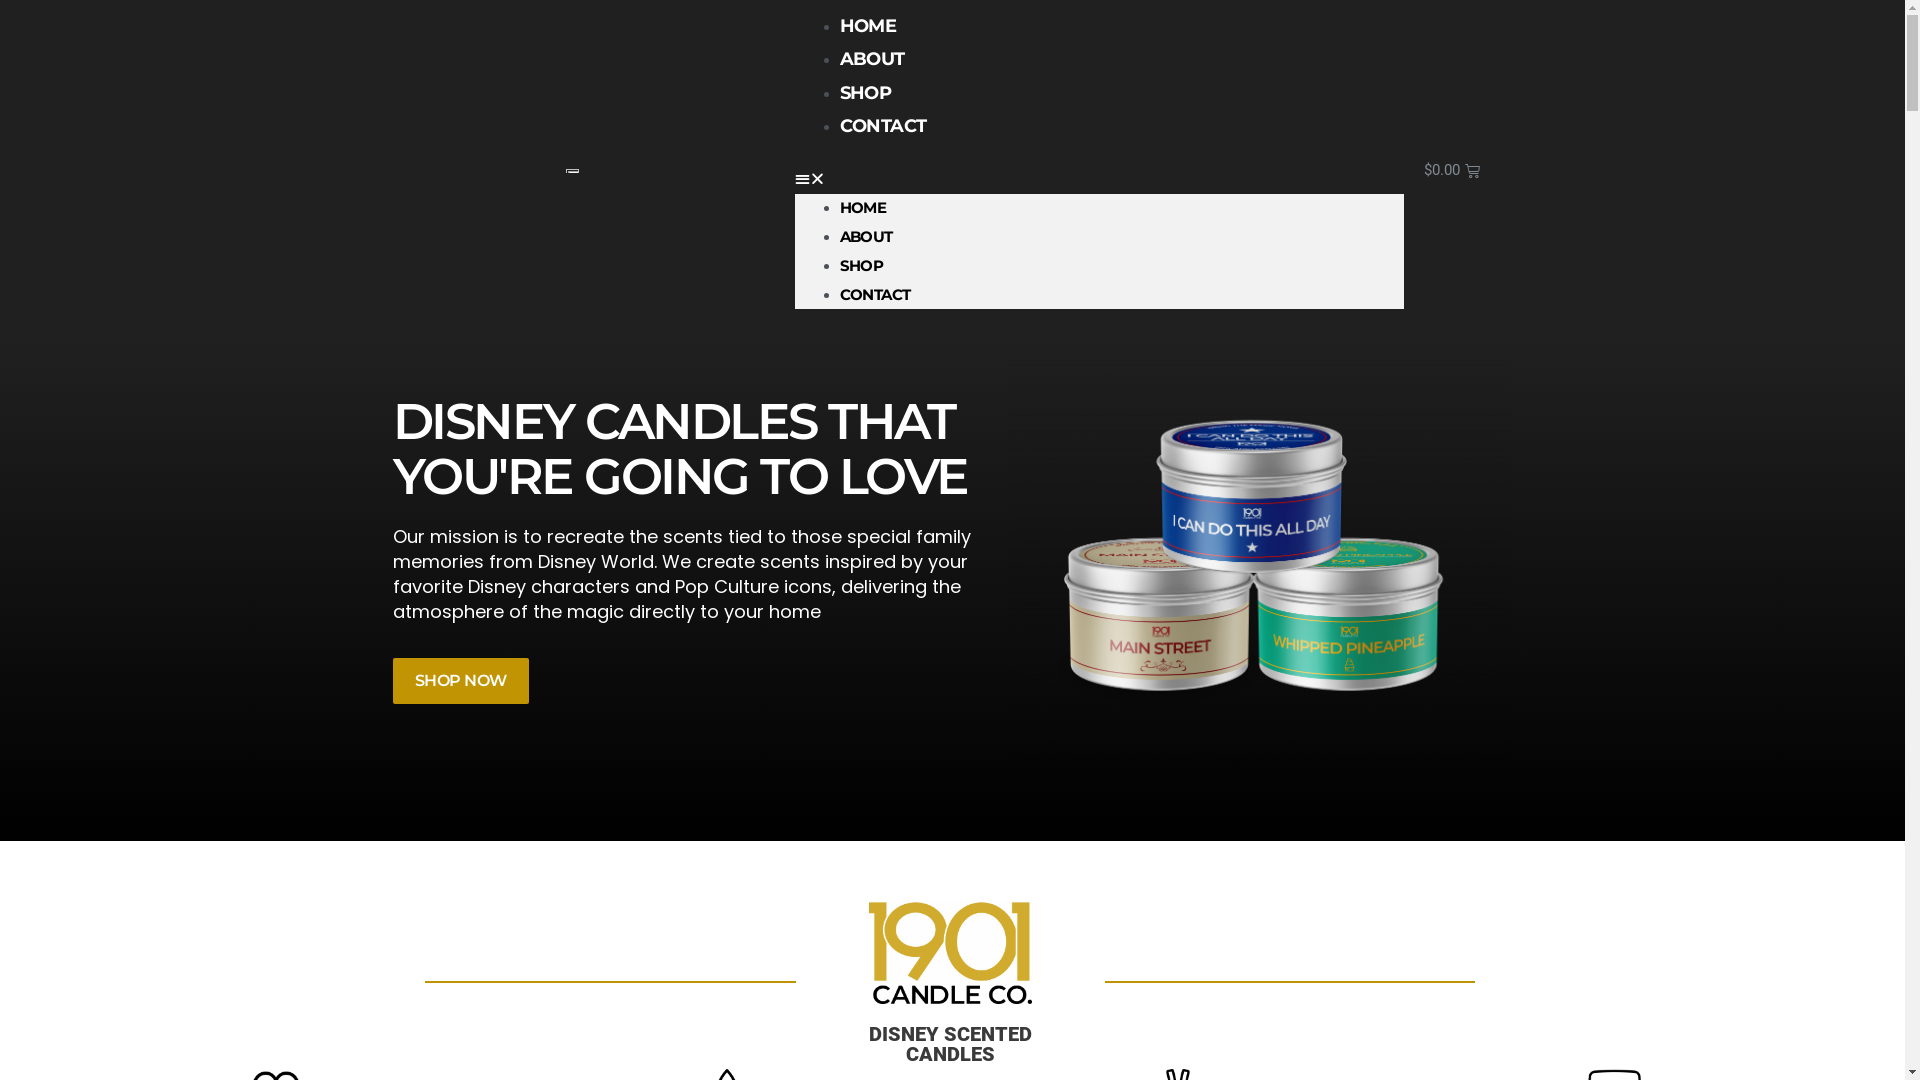 This screenshot has height=1080, width=1920. I want to click on 'SHOP', so click(865, 92).